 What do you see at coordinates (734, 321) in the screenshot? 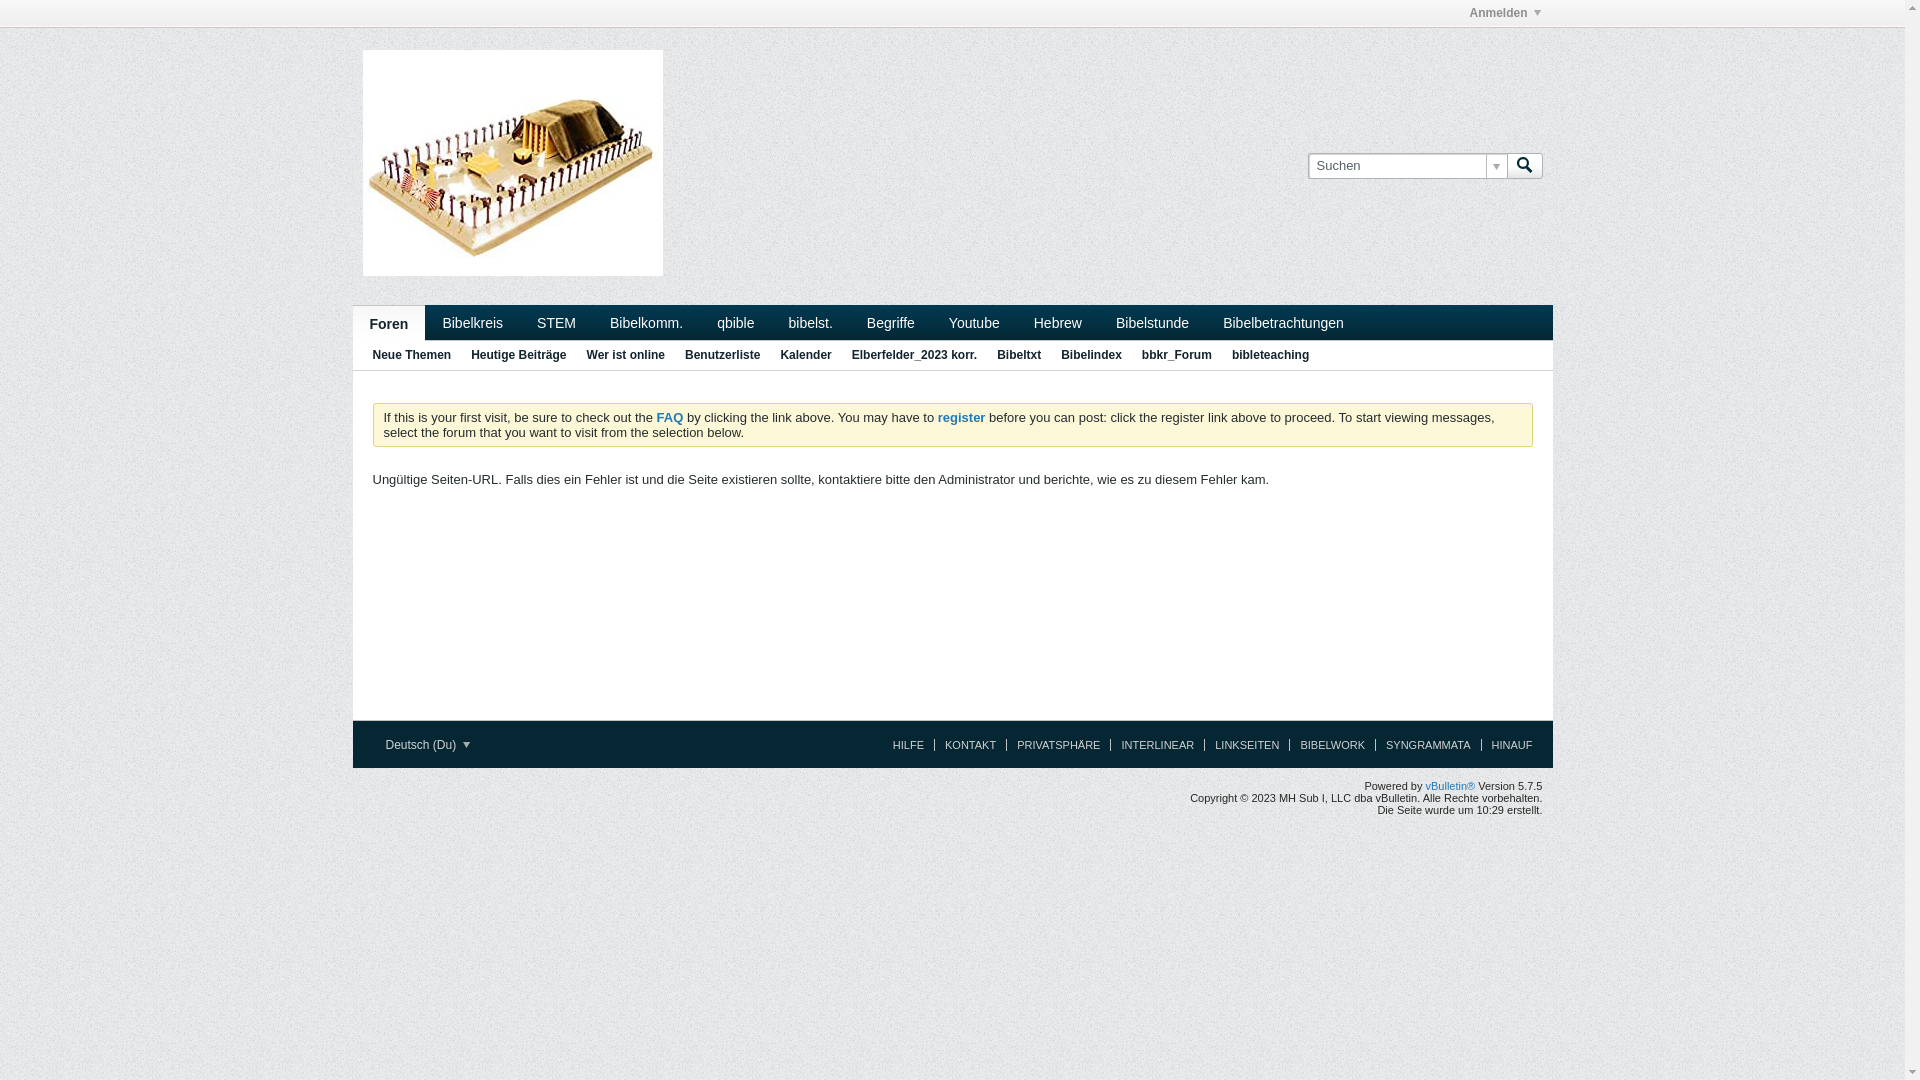
I see `'qbible'` at bounding box center [734, 321].